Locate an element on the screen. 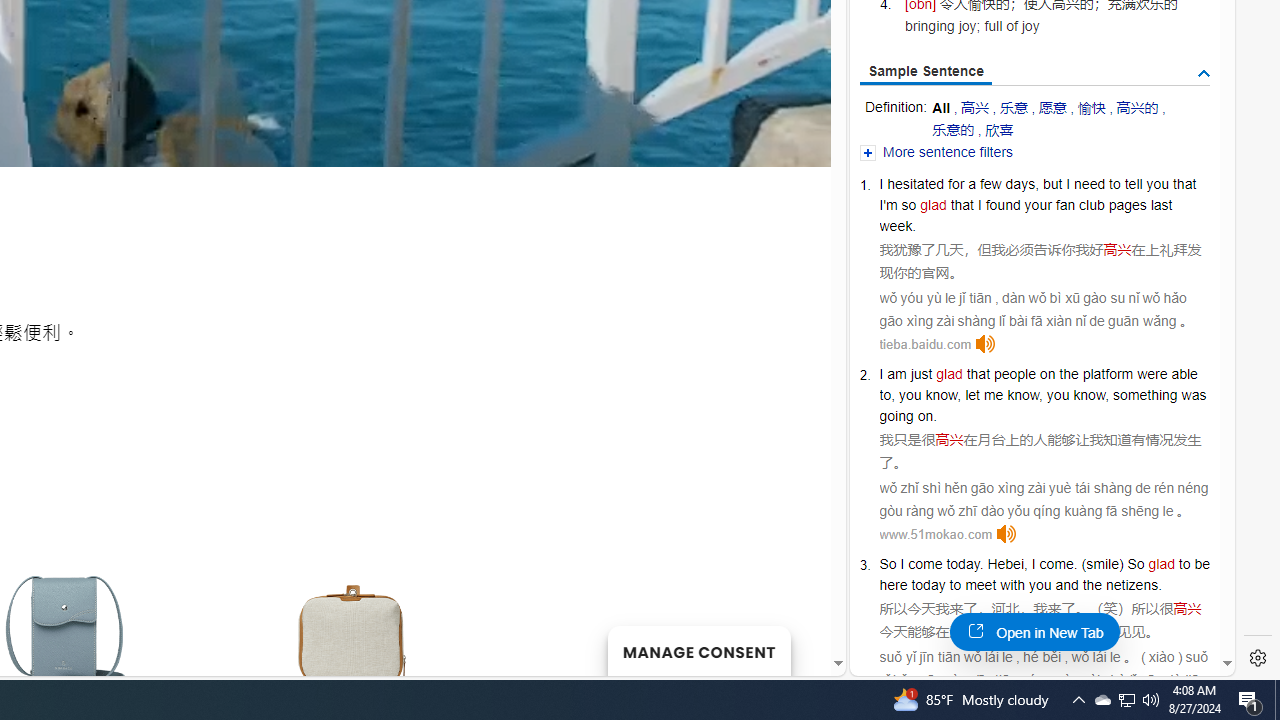  'able' is located at coordinates (1184, 374).